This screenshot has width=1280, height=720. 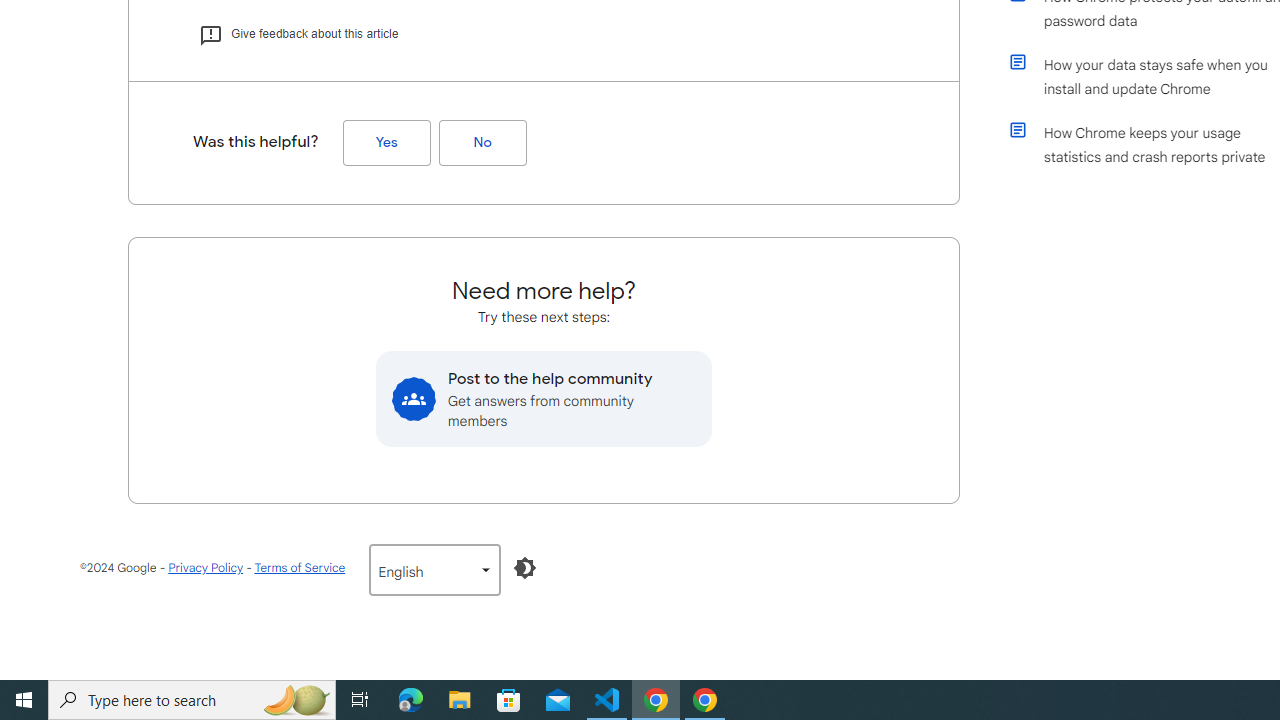 I want to click on 'Enable Dark Mode', so click(x=525, y=568).